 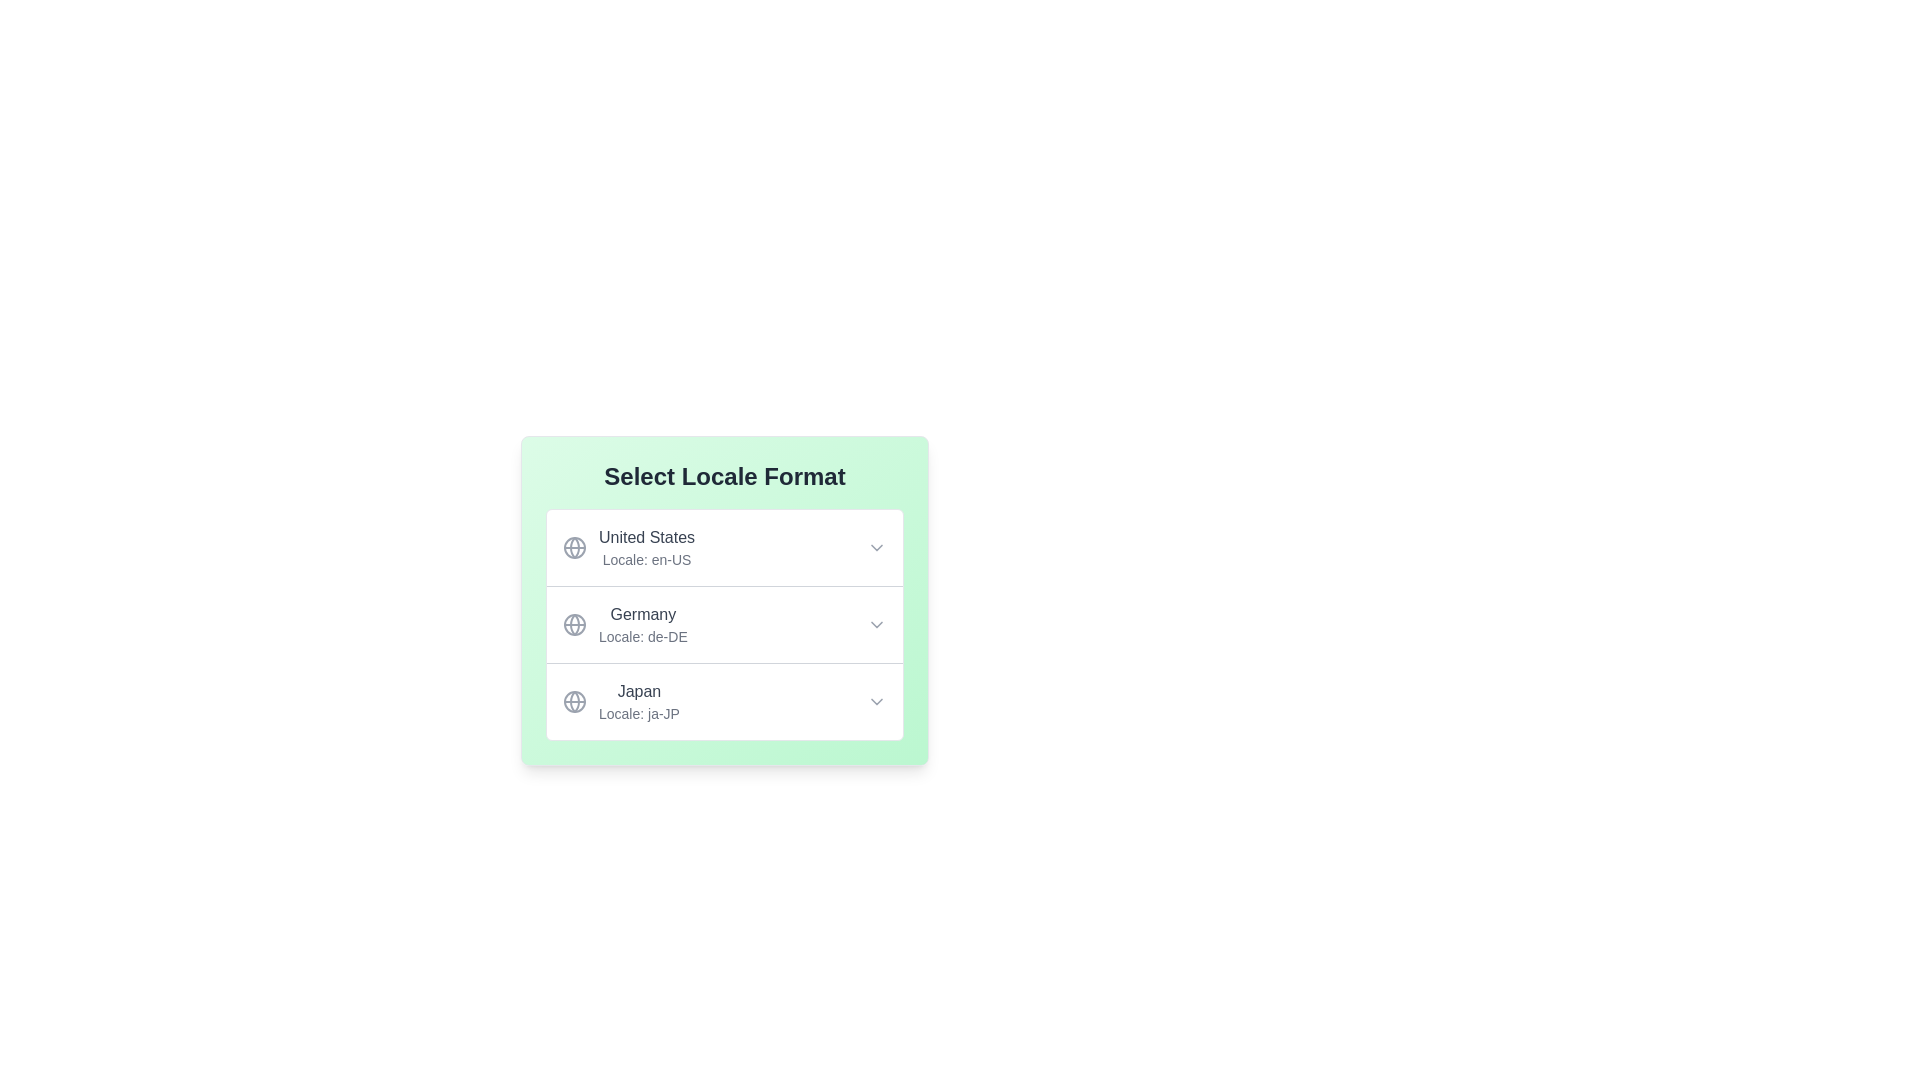 I want to click on the second row of the locale options in the green-toned dialog box titled 'Select Locale Format', so click(x=723, y=600).